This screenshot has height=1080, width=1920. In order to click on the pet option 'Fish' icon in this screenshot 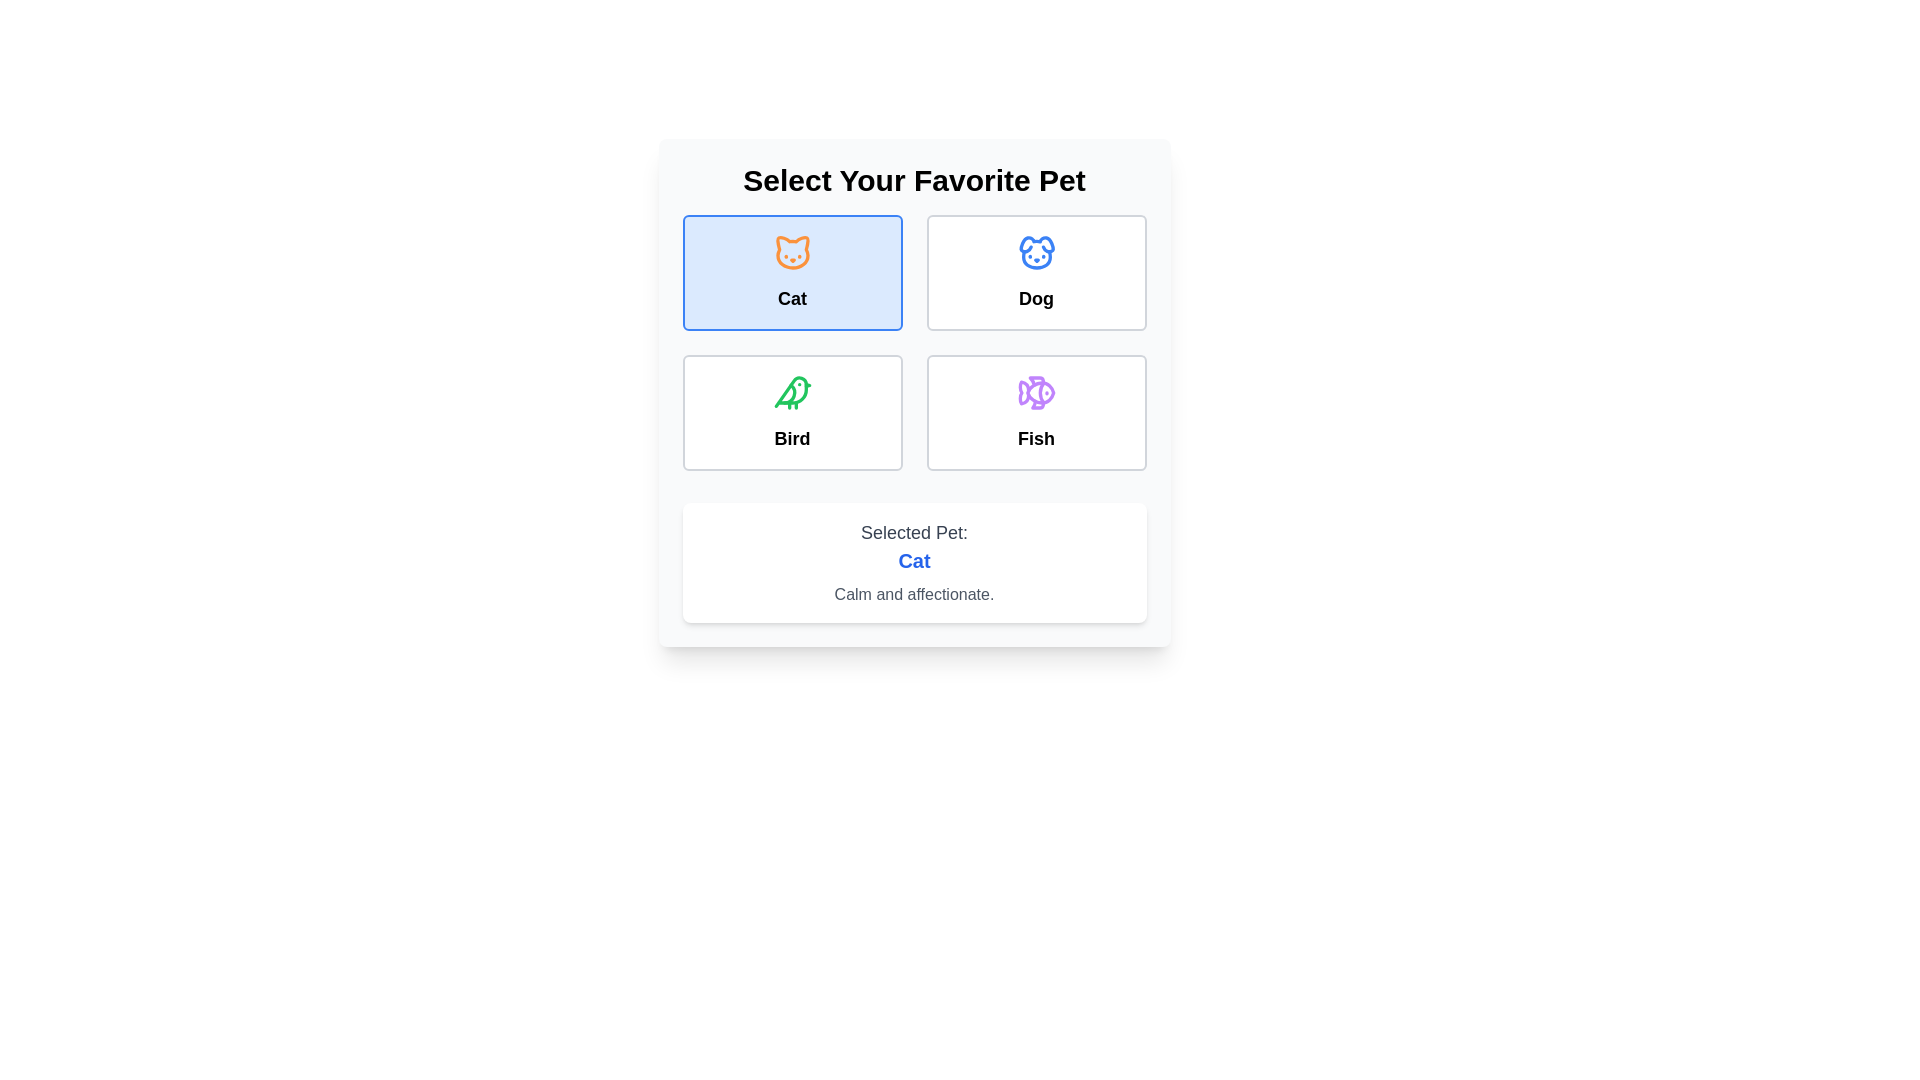, I will do `click(1036, 393)`.